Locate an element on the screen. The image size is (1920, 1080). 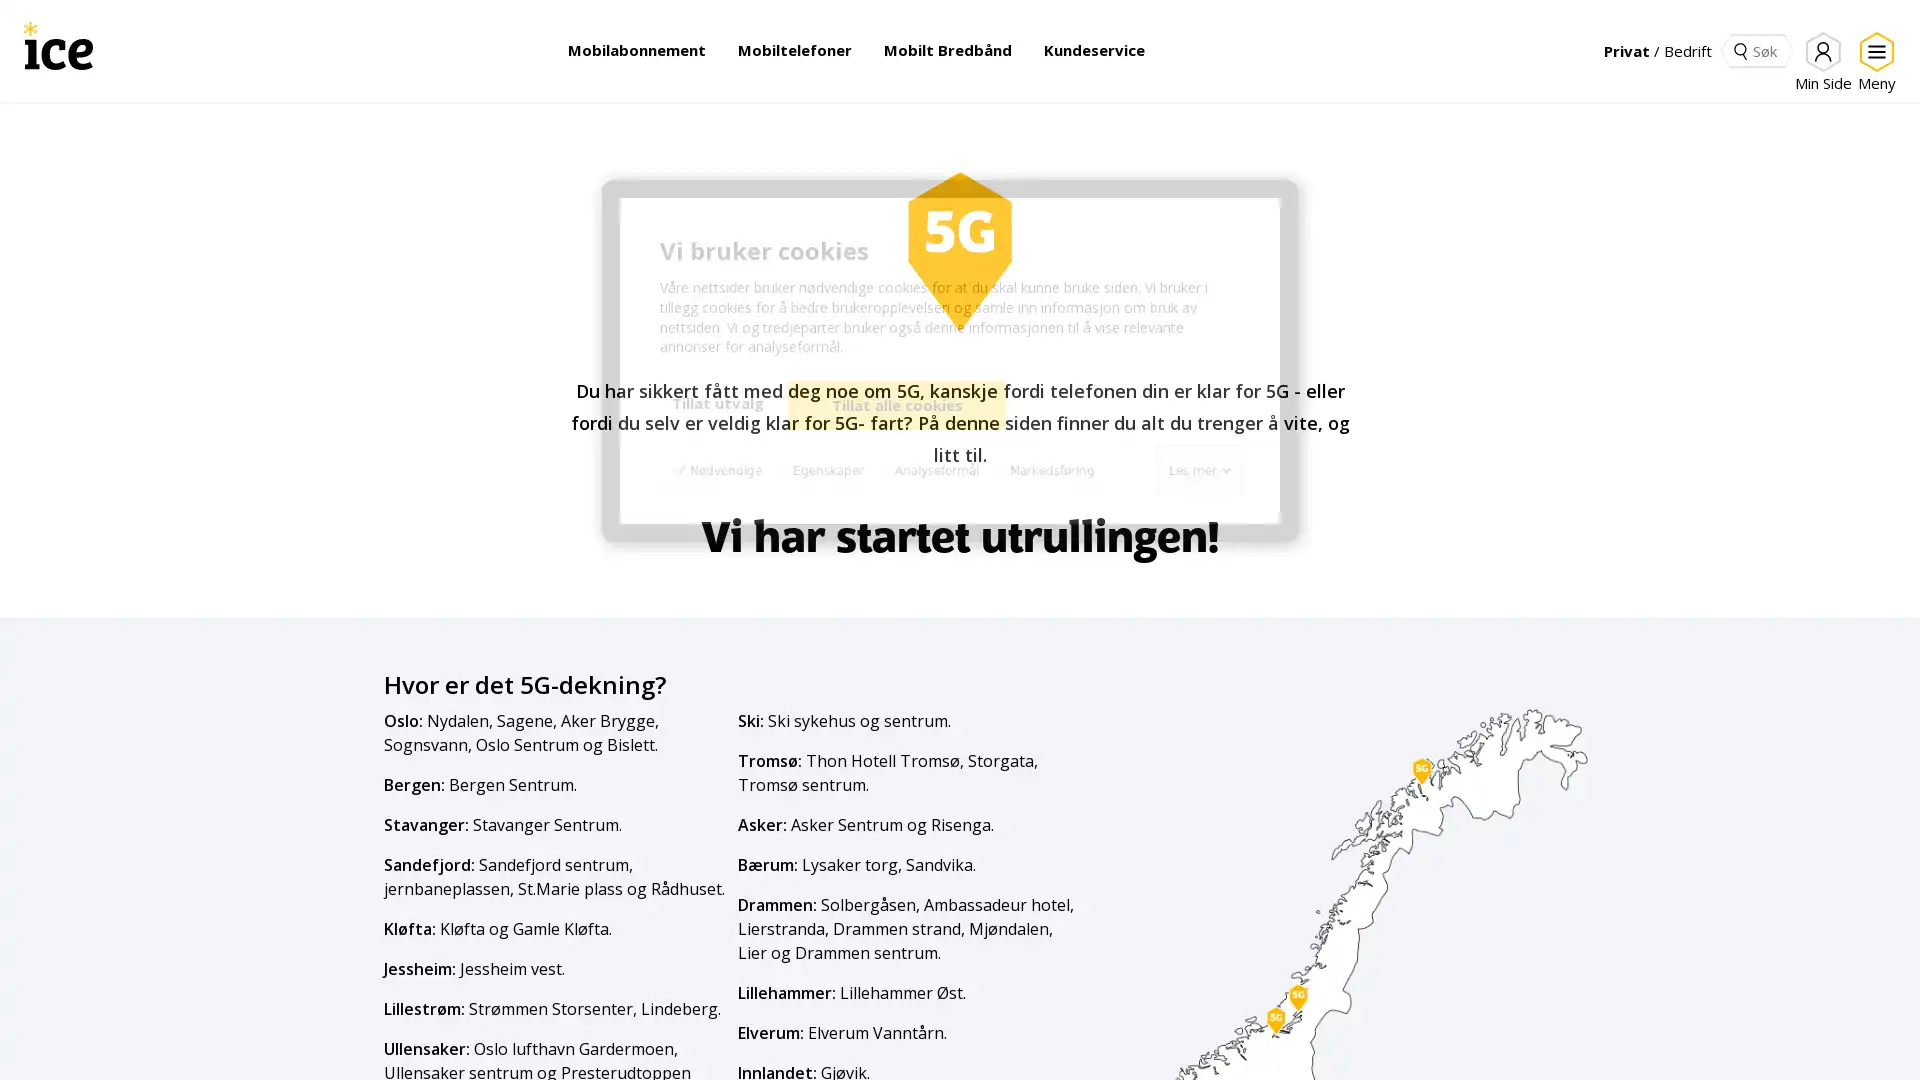
Meny is located at coordinates (1872, 61).